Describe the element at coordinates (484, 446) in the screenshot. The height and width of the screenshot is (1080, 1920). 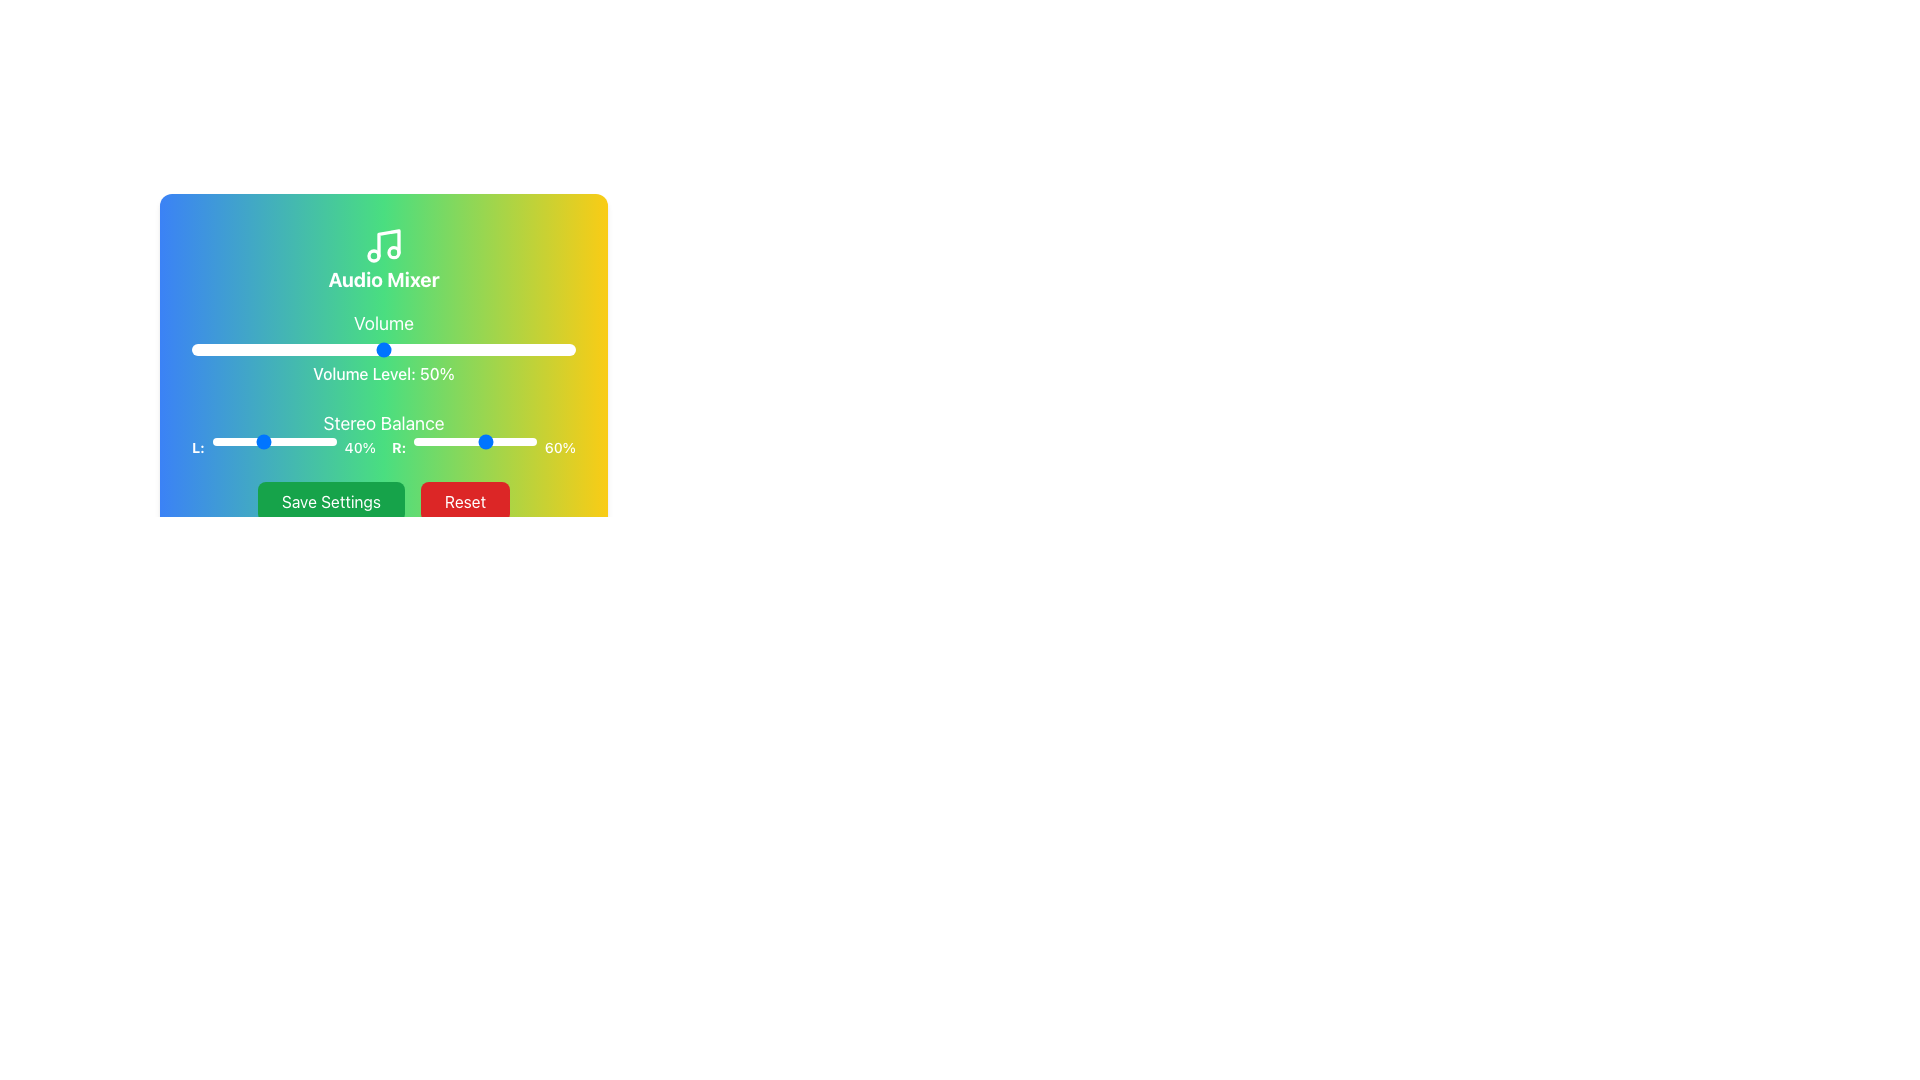
I see `the stereo balance slider for the 'right' channel, which is the second slider positioned` at that location.